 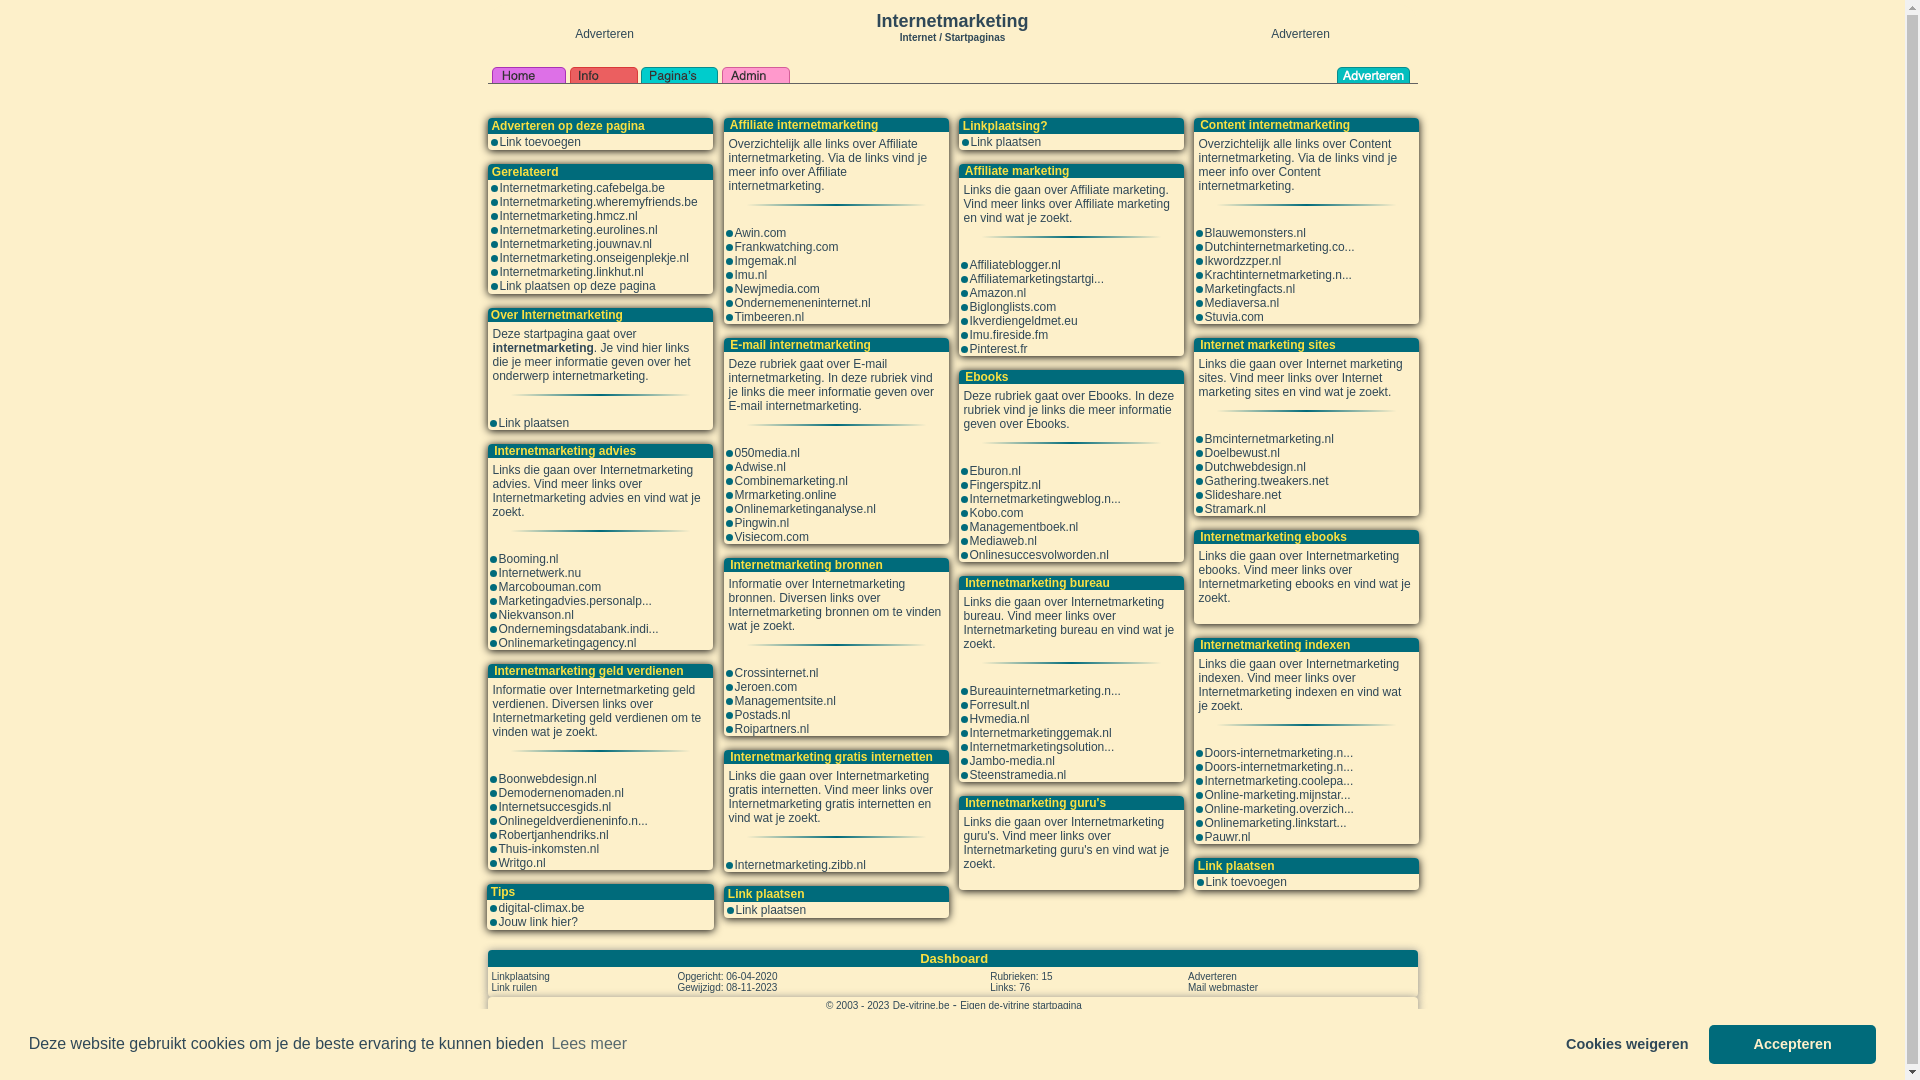 What do you see at coordinates (804, 508) in the screenshot?
I see `'Onlinemarketinganalyse.nl'` at bounding box center [804, 508].